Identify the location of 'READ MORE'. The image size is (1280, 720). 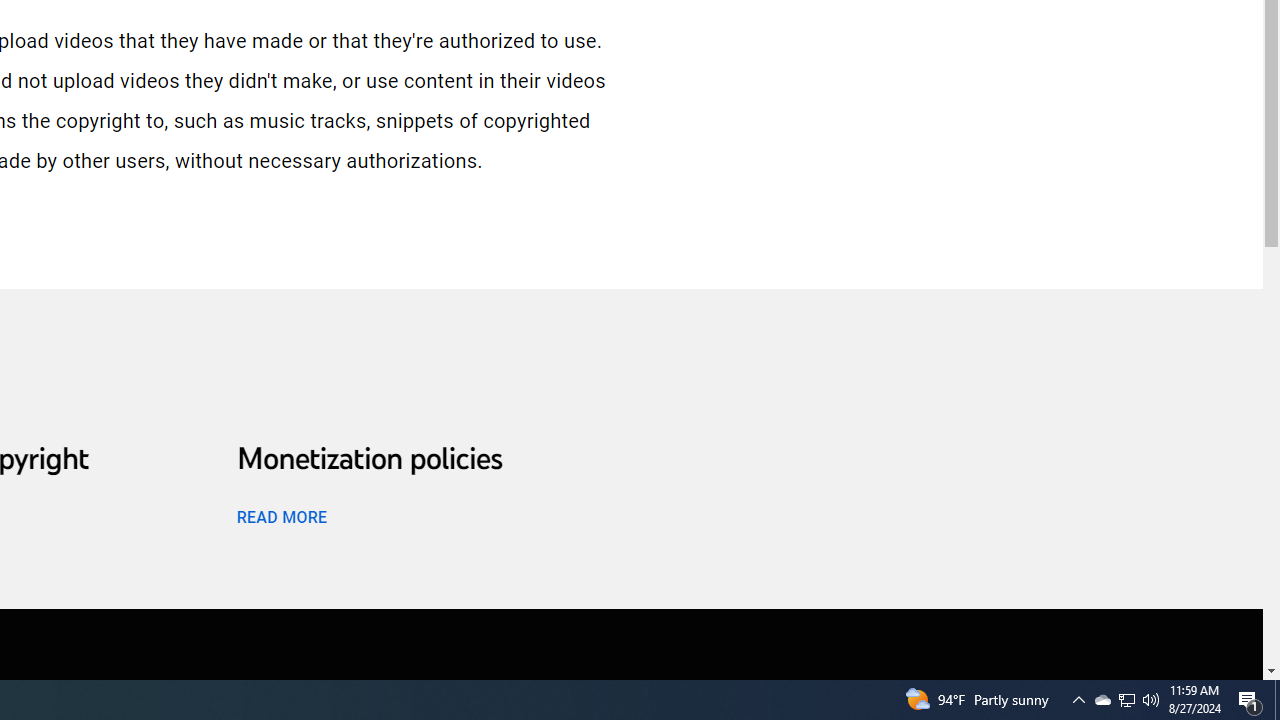
(280, 515).